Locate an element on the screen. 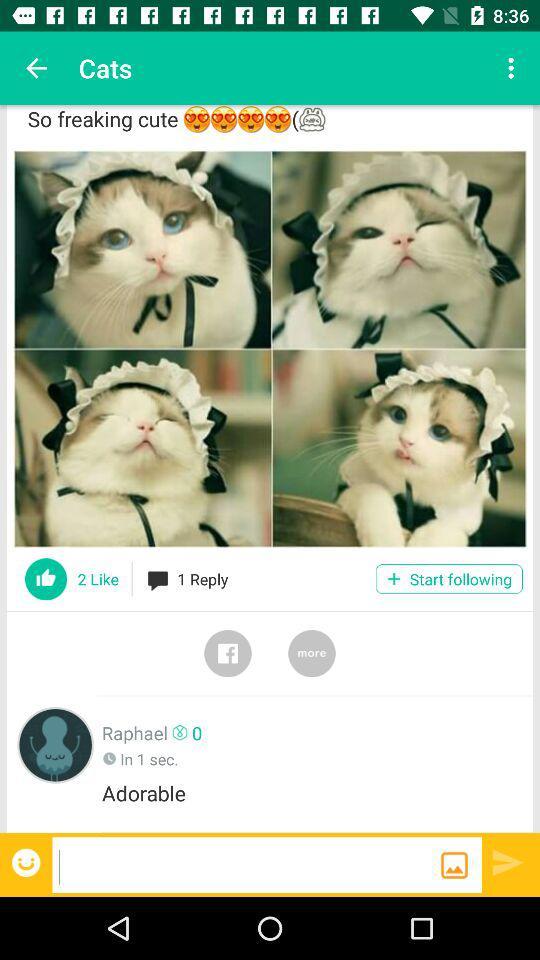 This screenshot has width=540, height=960. input a search term is located at coordinates (246, 863).